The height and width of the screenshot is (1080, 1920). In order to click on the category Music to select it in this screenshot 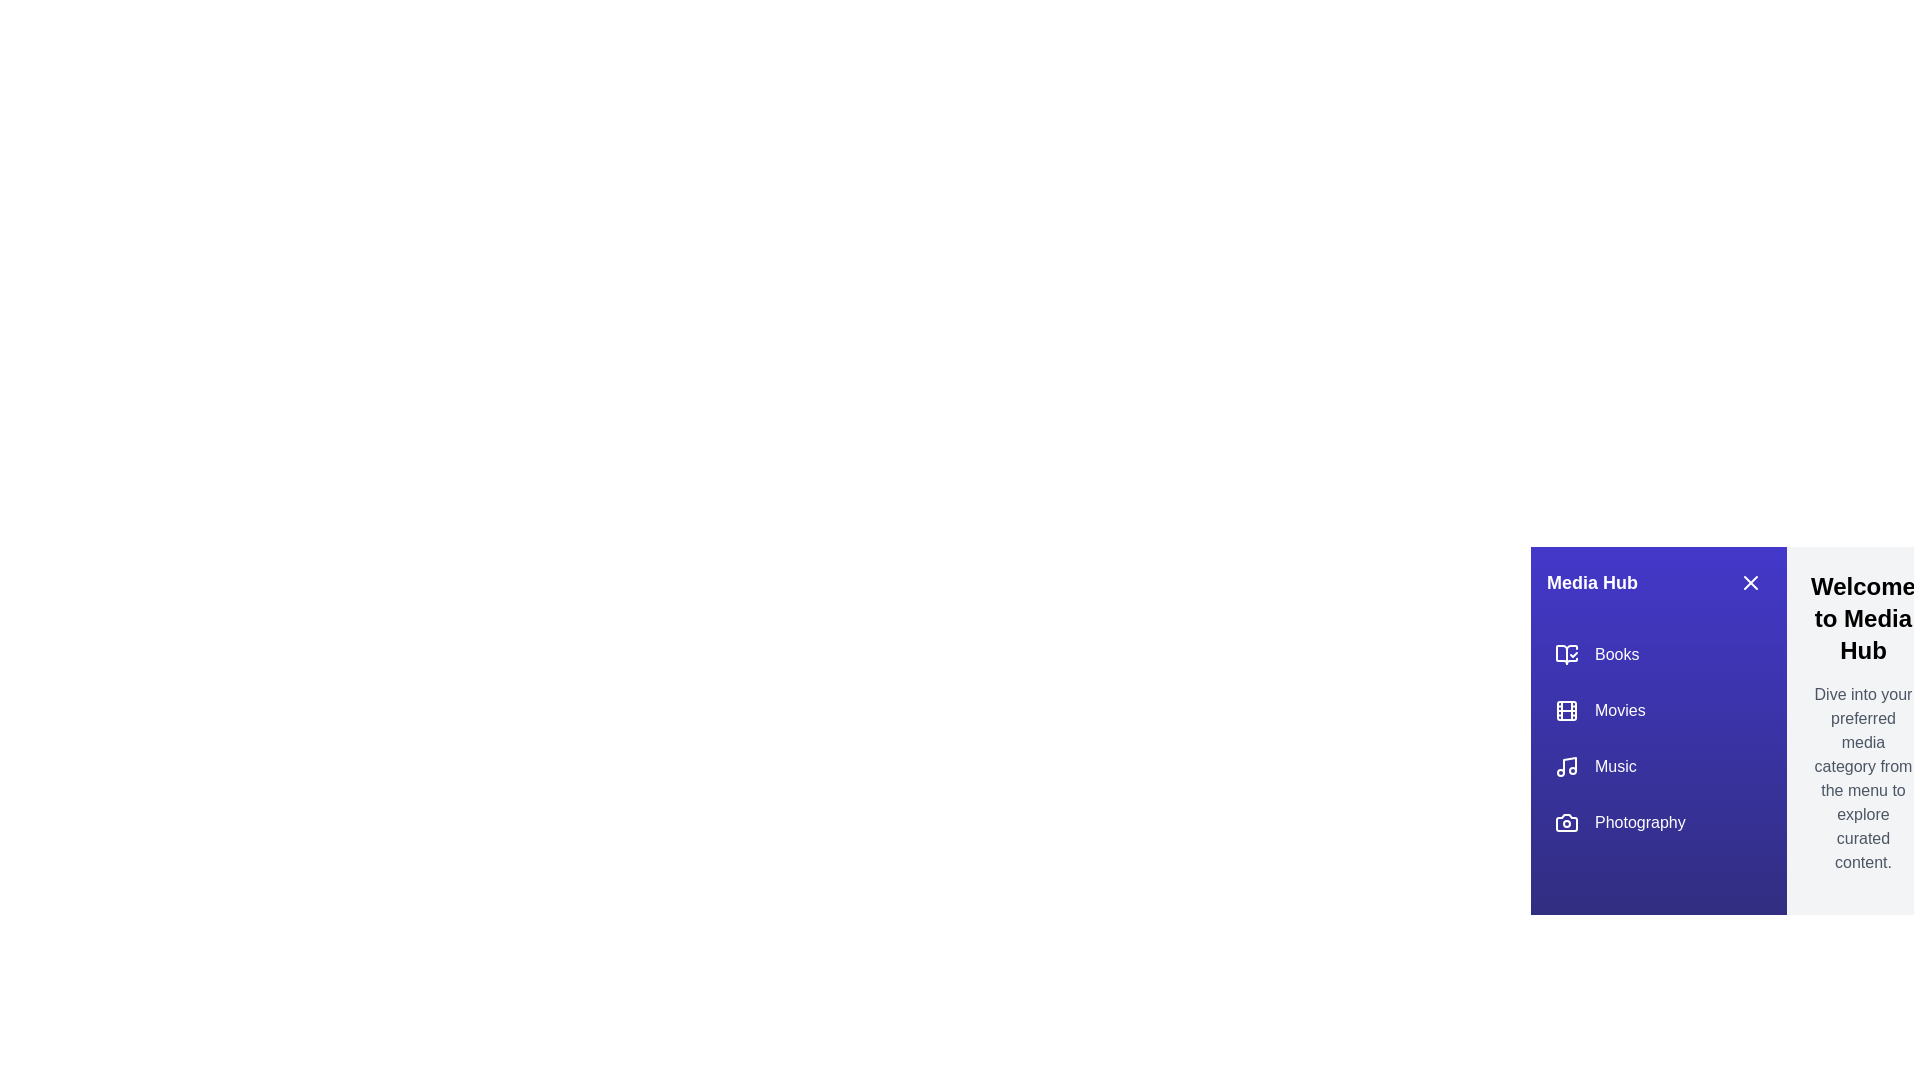, I will do `click(1659, 766)`.